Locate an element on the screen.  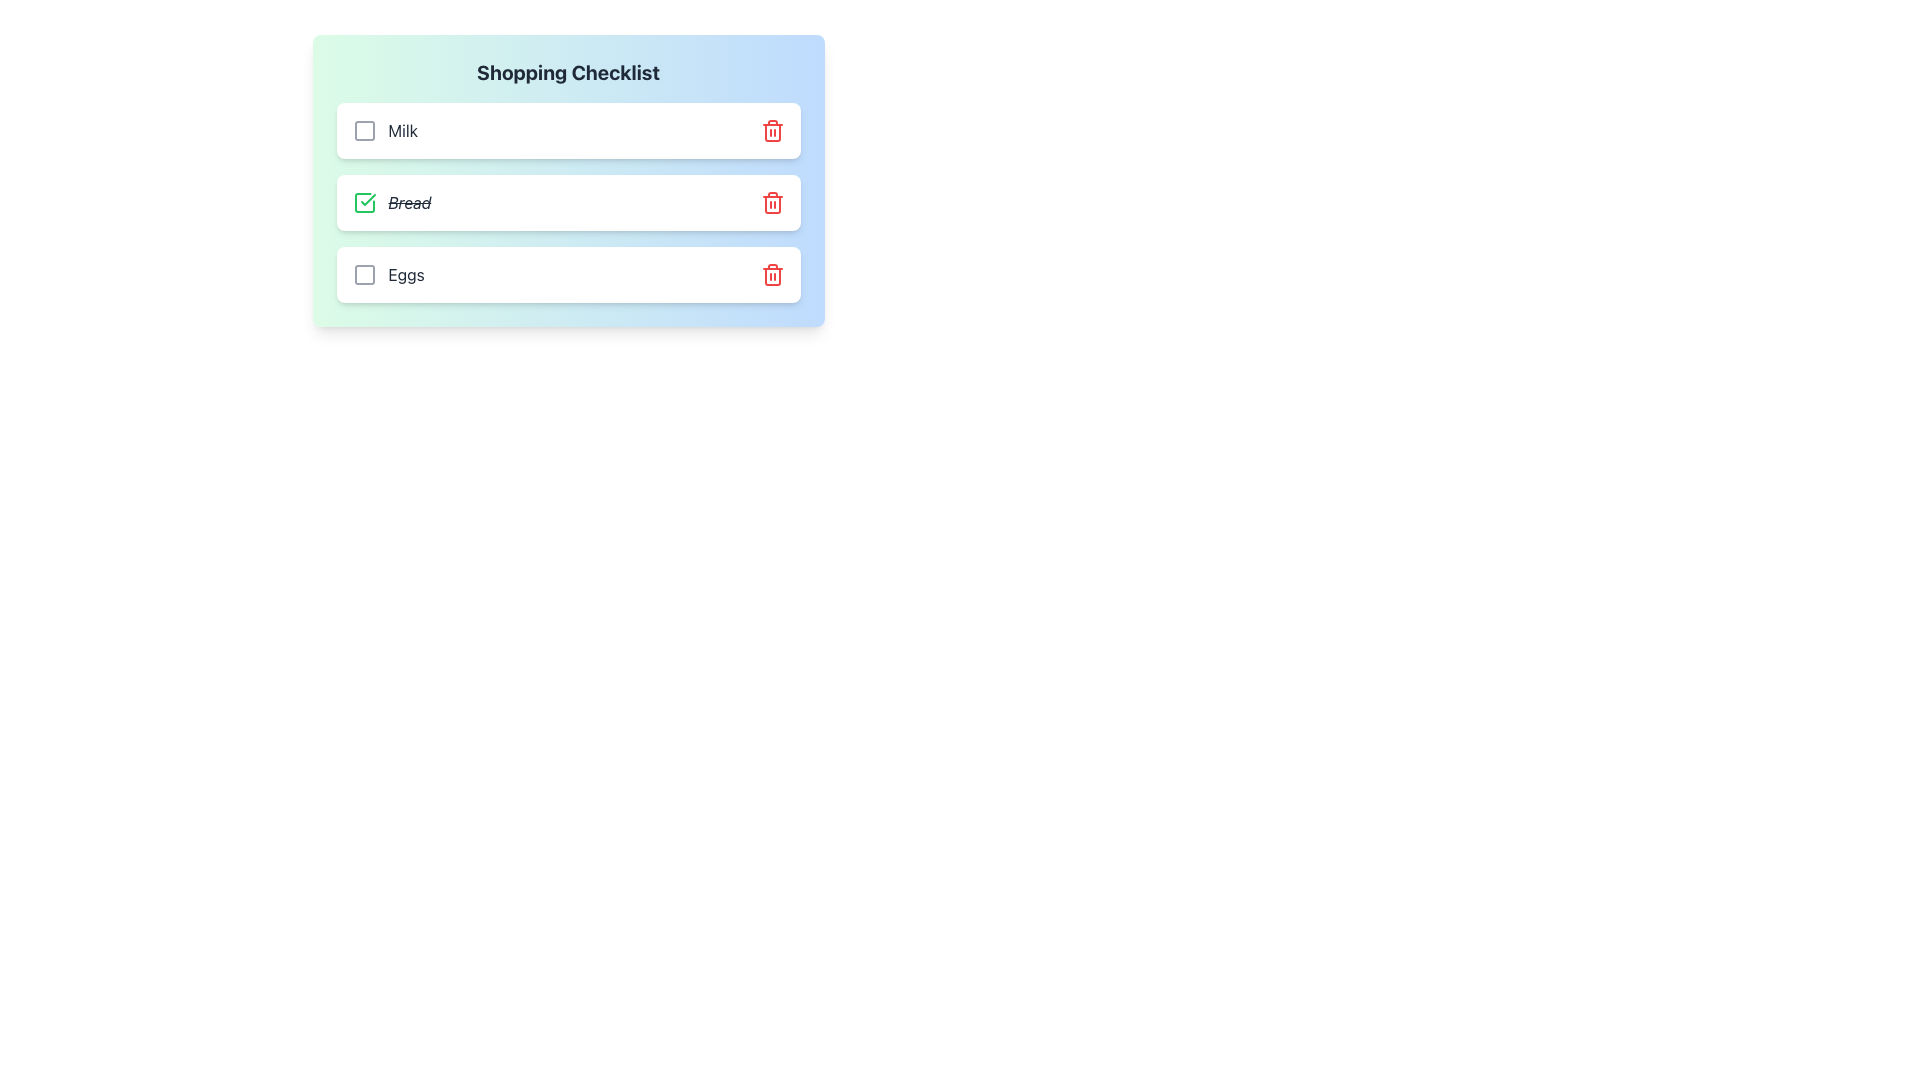
the decorative rectangle component located inside the icon adjacent to the text 'Eggs' in the checklist interface is located at coordinates (364, 274).